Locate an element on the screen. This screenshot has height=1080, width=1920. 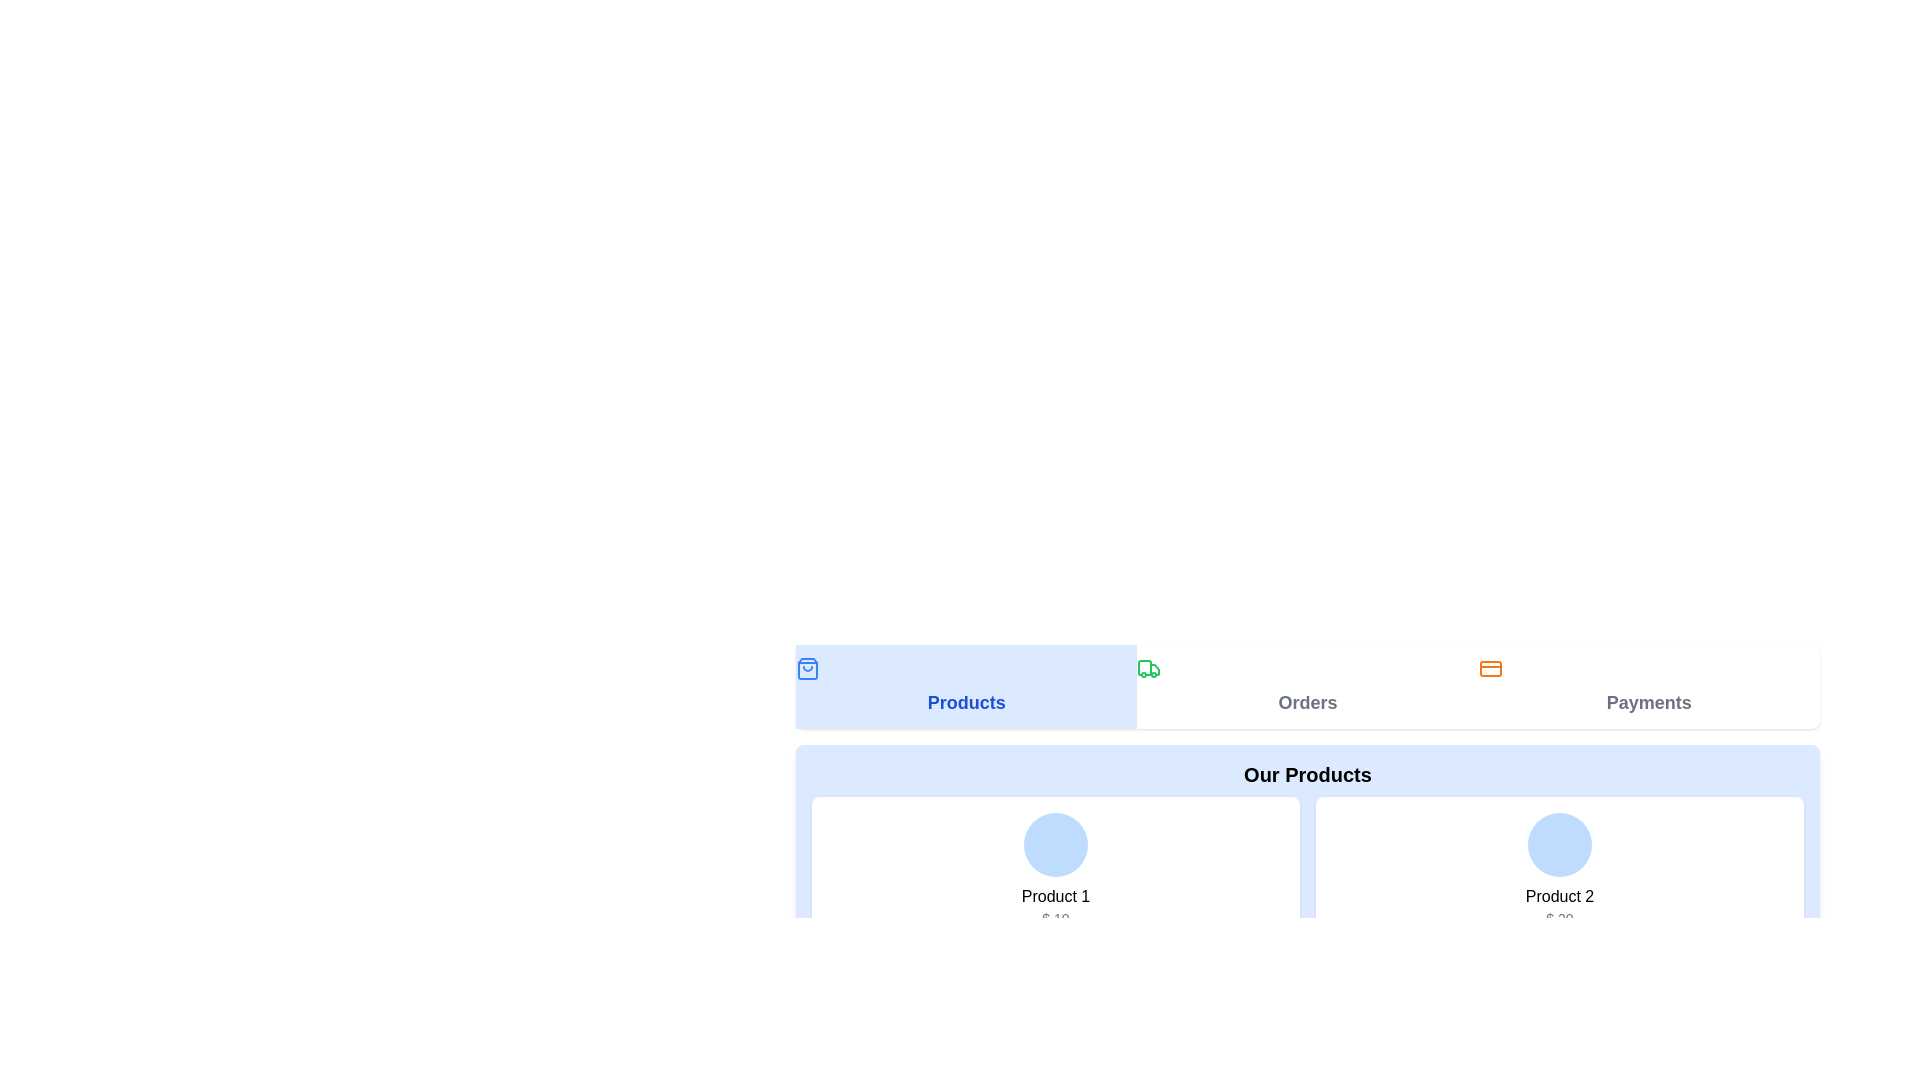
the static text displaying '$ 20' that is located below the label 'Product 2' in a card component is located at coordinates (1559, 918).